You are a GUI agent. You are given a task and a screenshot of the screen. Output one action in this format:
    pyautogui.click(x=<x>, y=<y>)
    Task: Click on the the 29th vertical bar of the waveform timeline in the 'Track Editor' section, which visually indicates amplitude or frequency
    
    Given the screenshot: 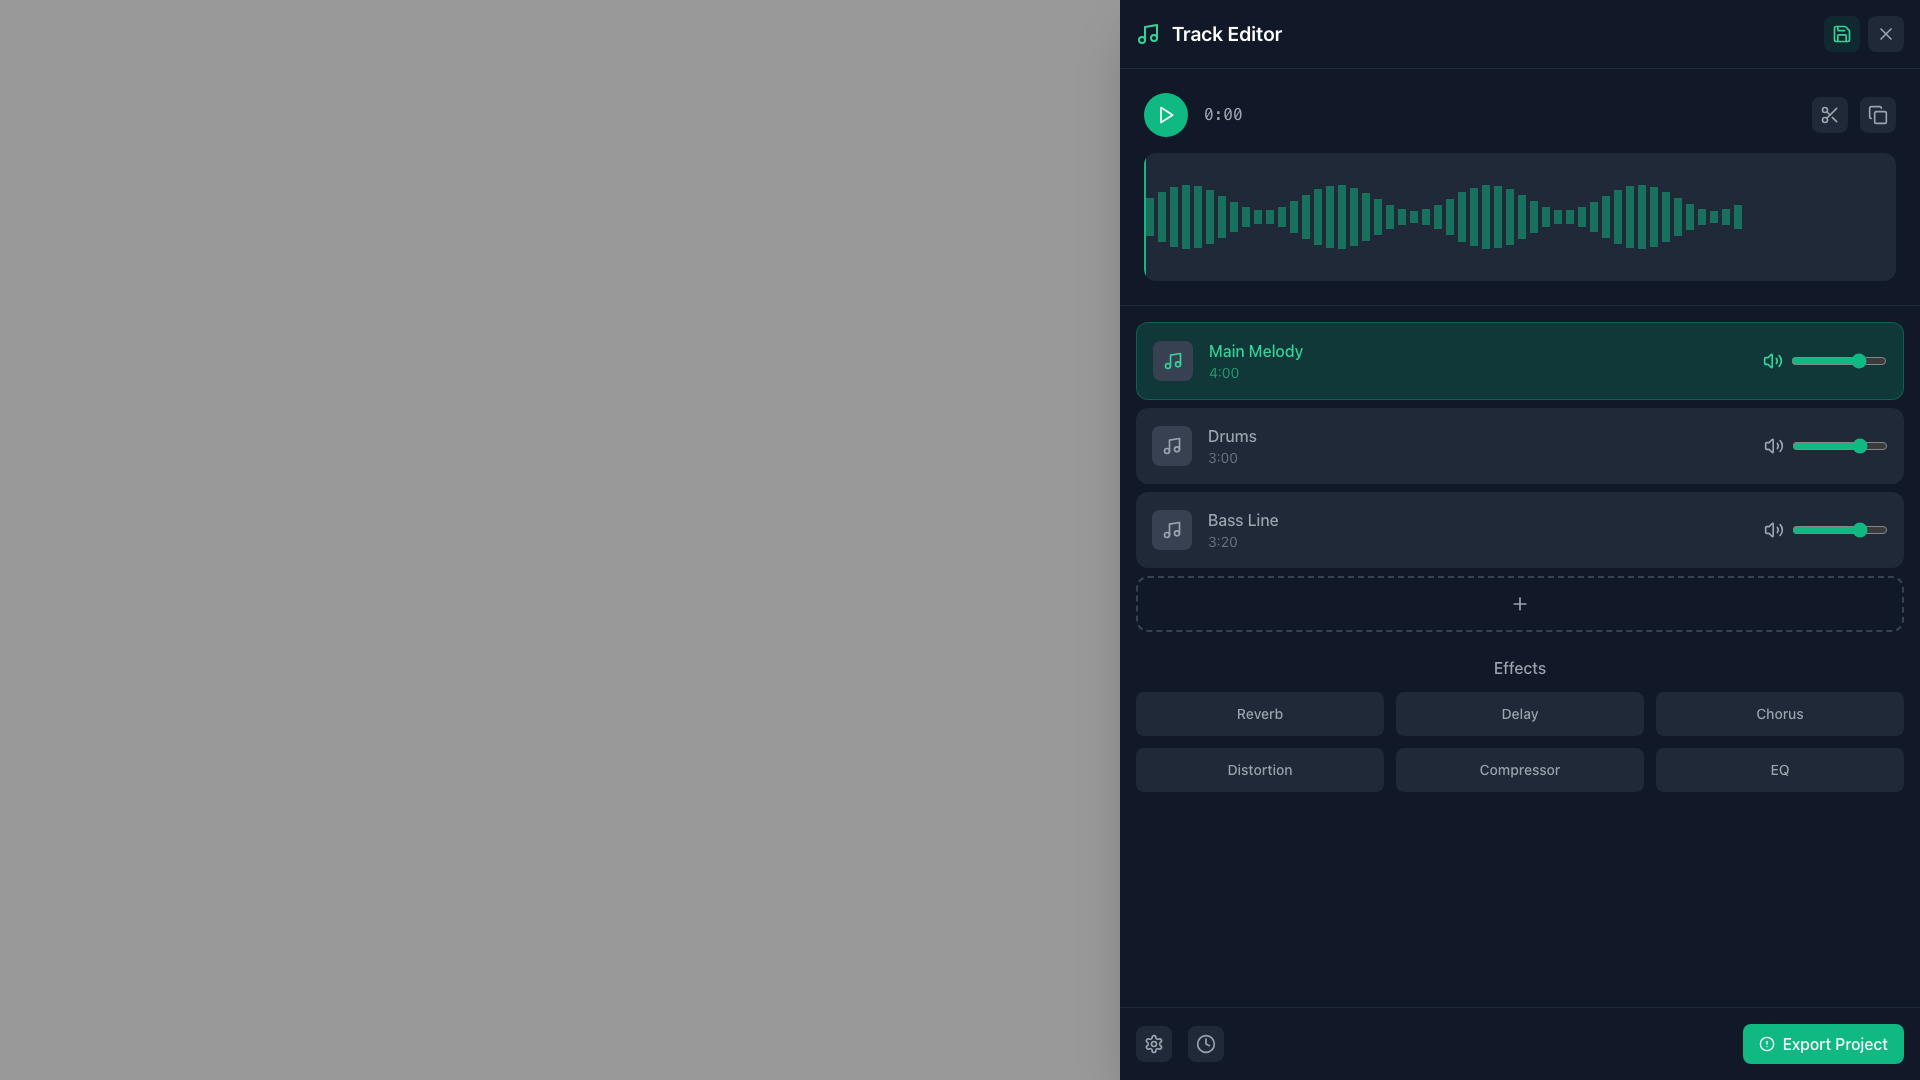 What is the action you would take?
    pyautogui.click(x=1473, y=216)
    